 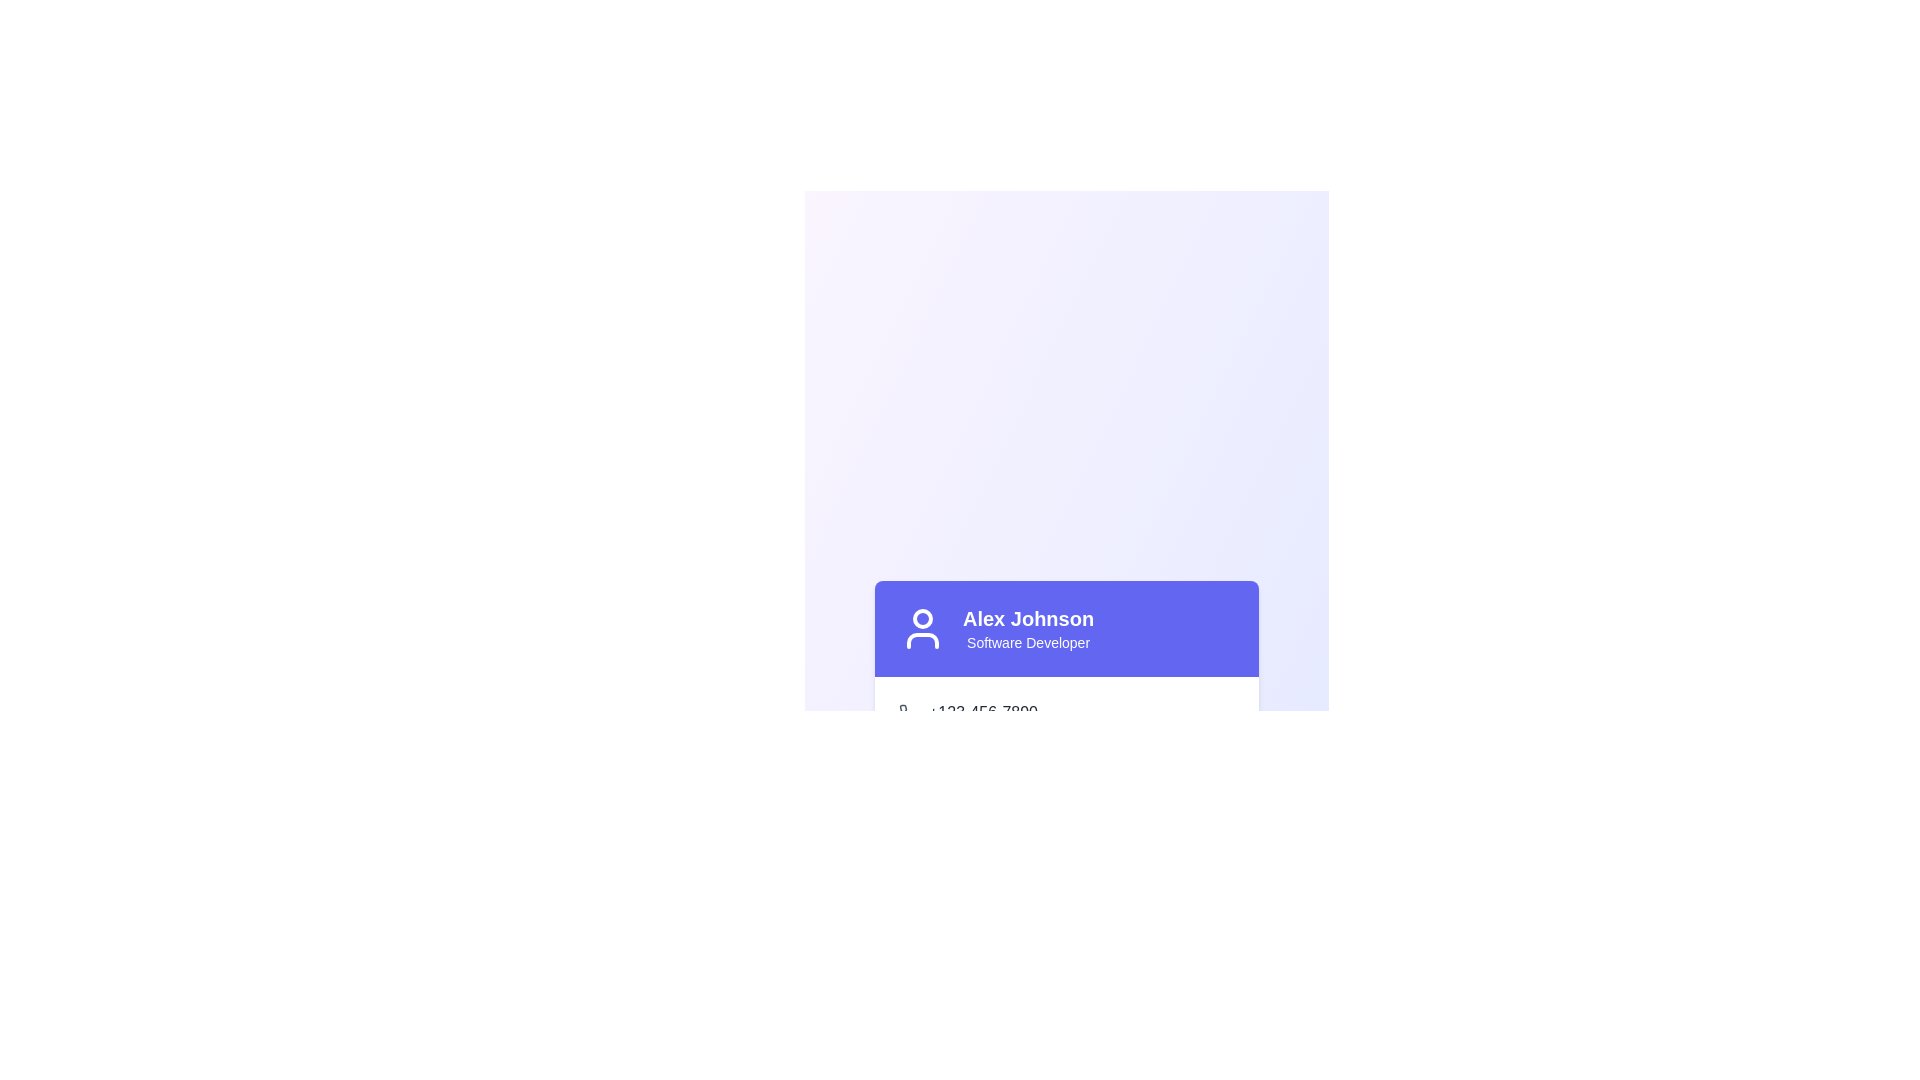 What do you see at coordinates (921, 640) in the screenshot?
I see `the bottom part of the stylized user icon representing Alex Johnson's profile in the purple header area` at bounding box center [921, 640].